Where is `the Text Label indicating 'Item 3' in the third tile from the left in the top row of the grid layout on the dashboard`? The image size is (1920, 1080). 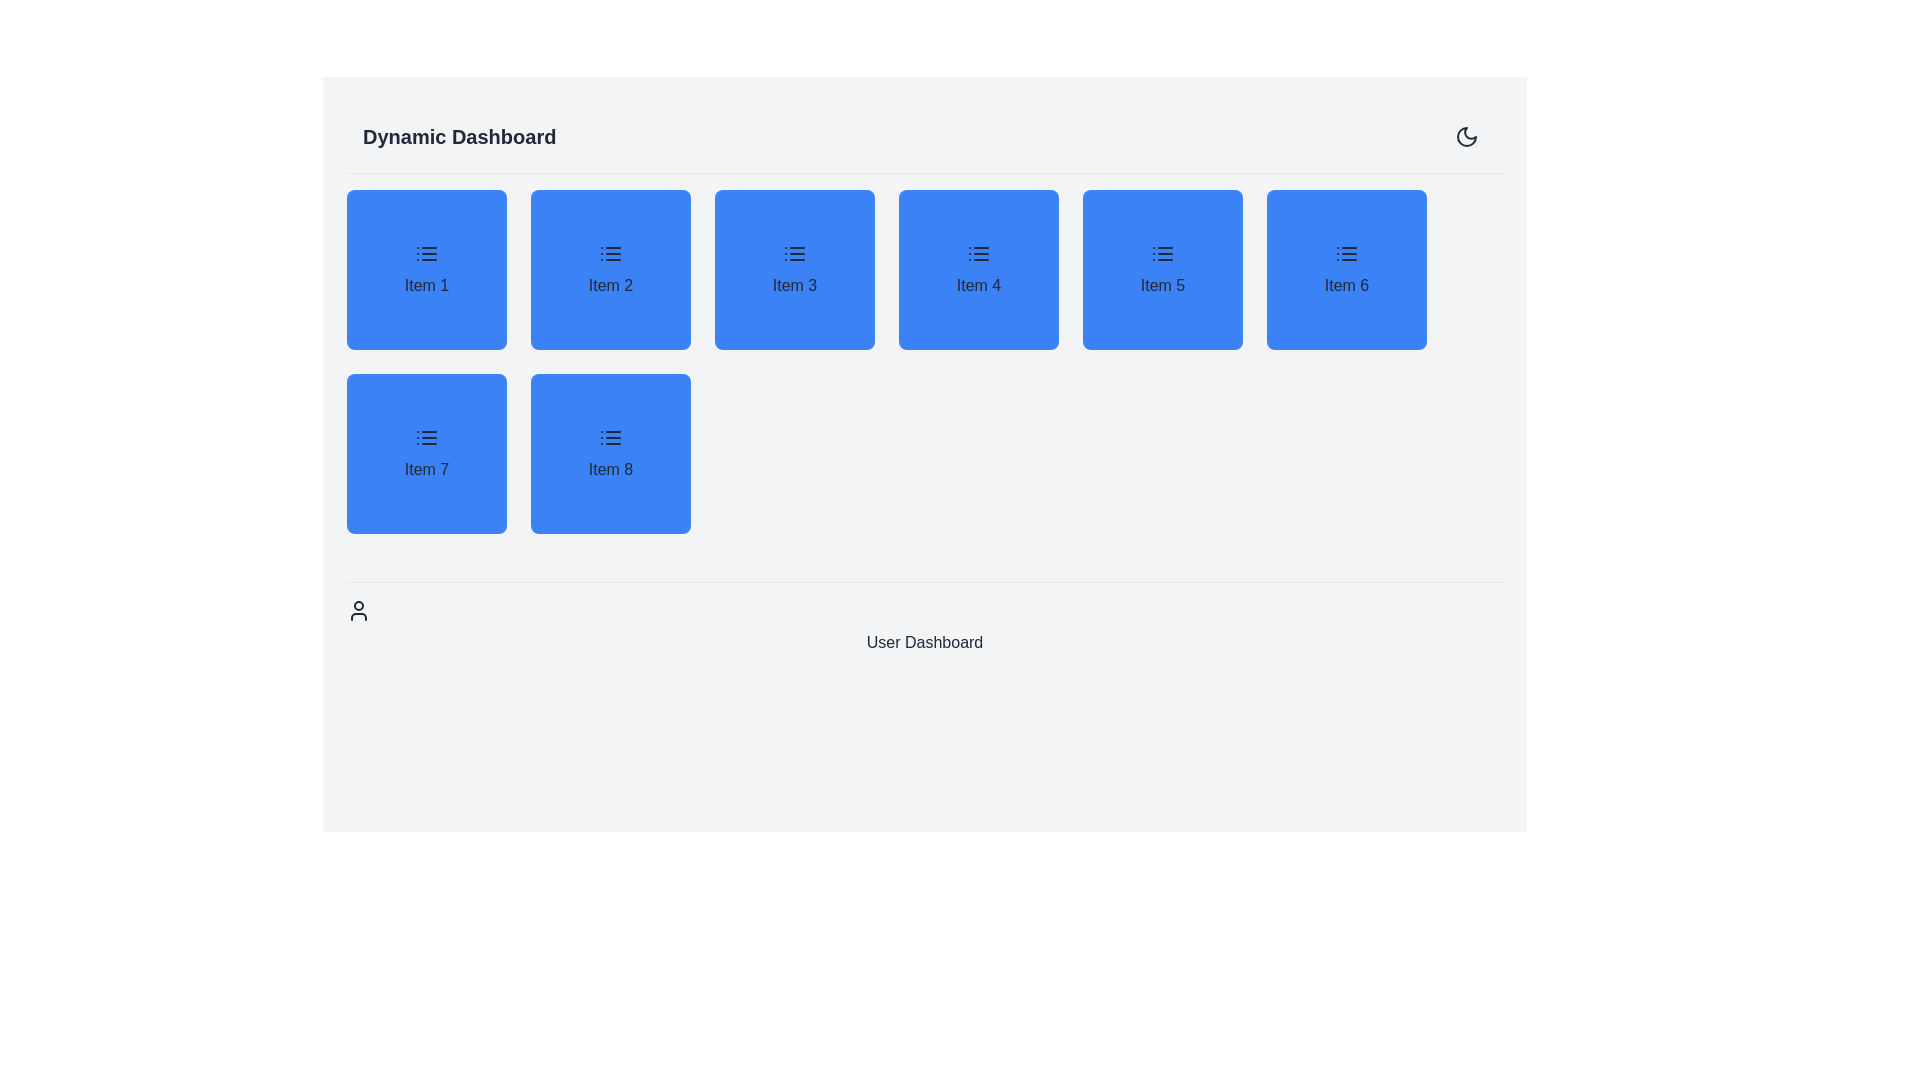
the Text Label indicating 'Item 3' in the third tile from the left in the top row of the grid layout on the dashboard is located at coordinates (794, 285).